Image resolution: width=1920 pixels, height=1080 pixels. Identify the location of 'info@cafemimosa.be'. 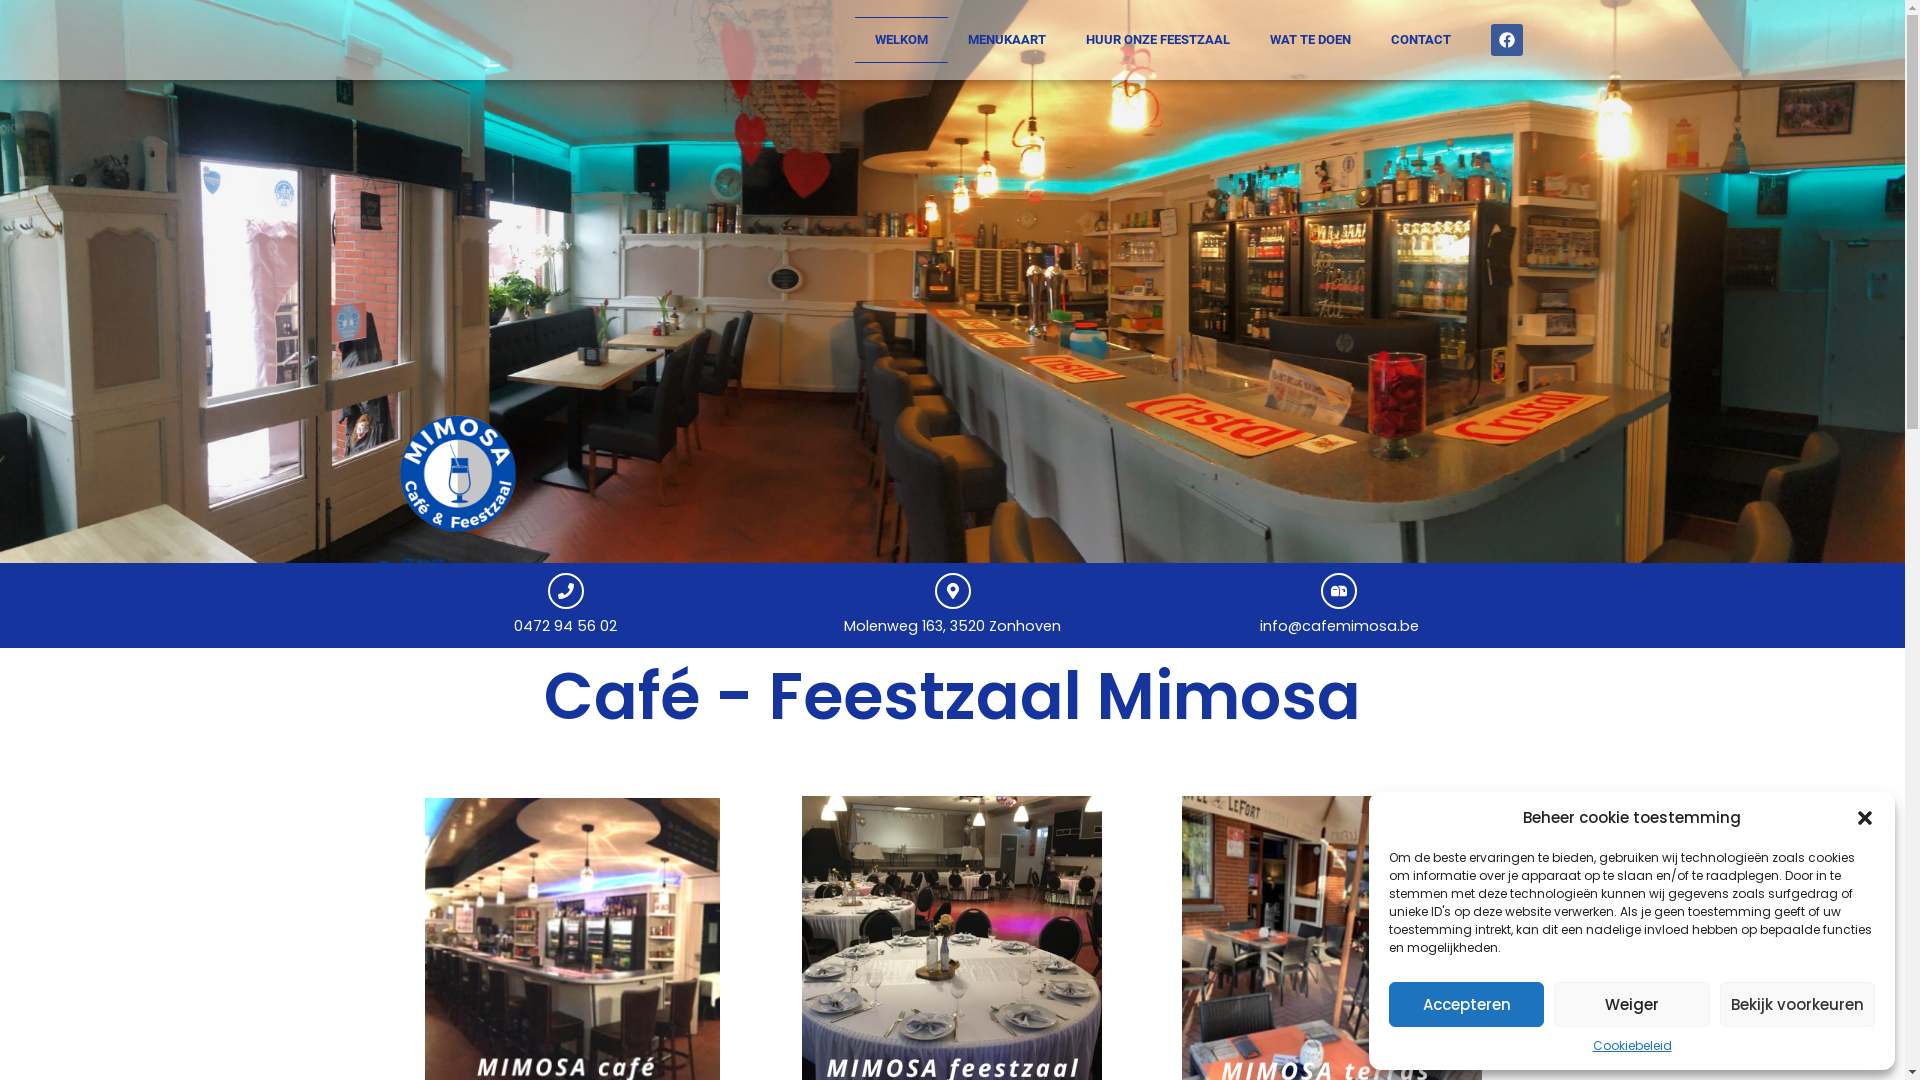
(1339, 624).